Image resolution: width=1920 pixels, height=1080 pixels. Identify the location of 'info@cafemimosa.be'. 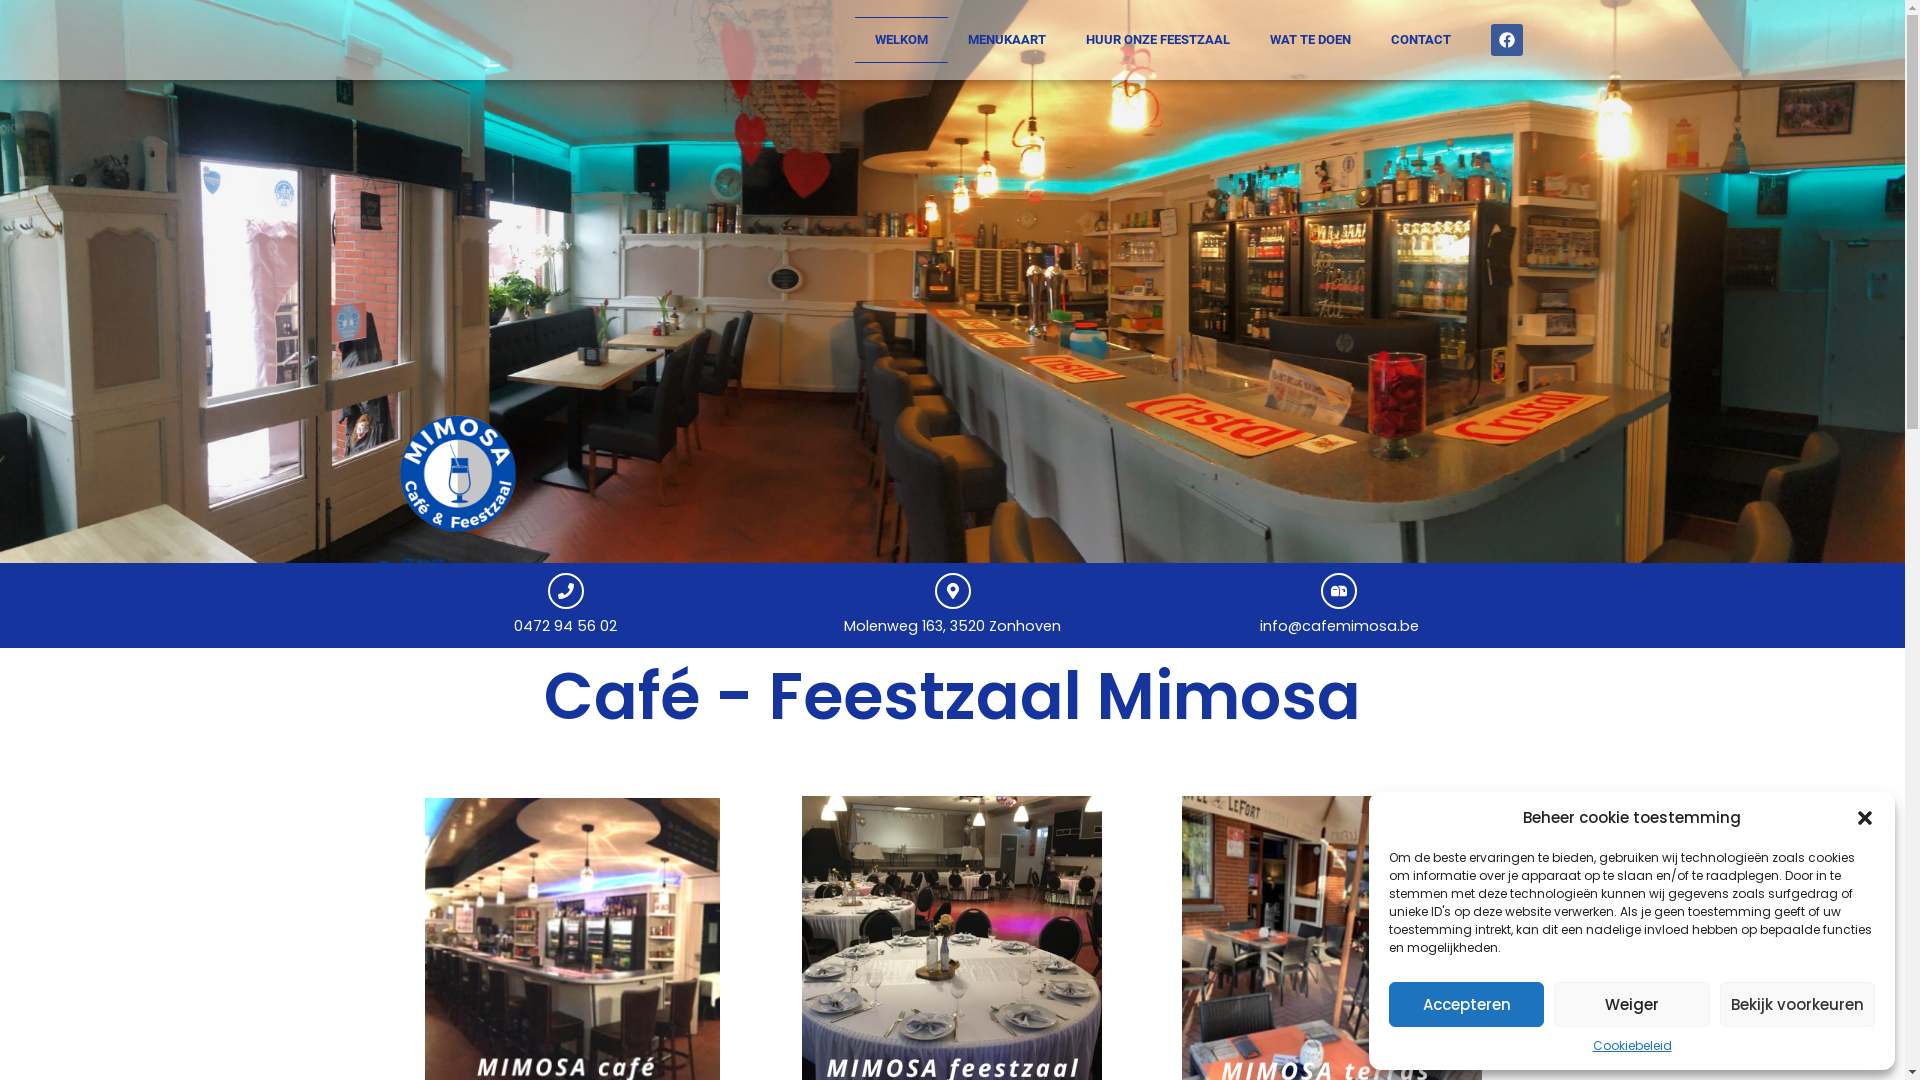
(1339, 624).